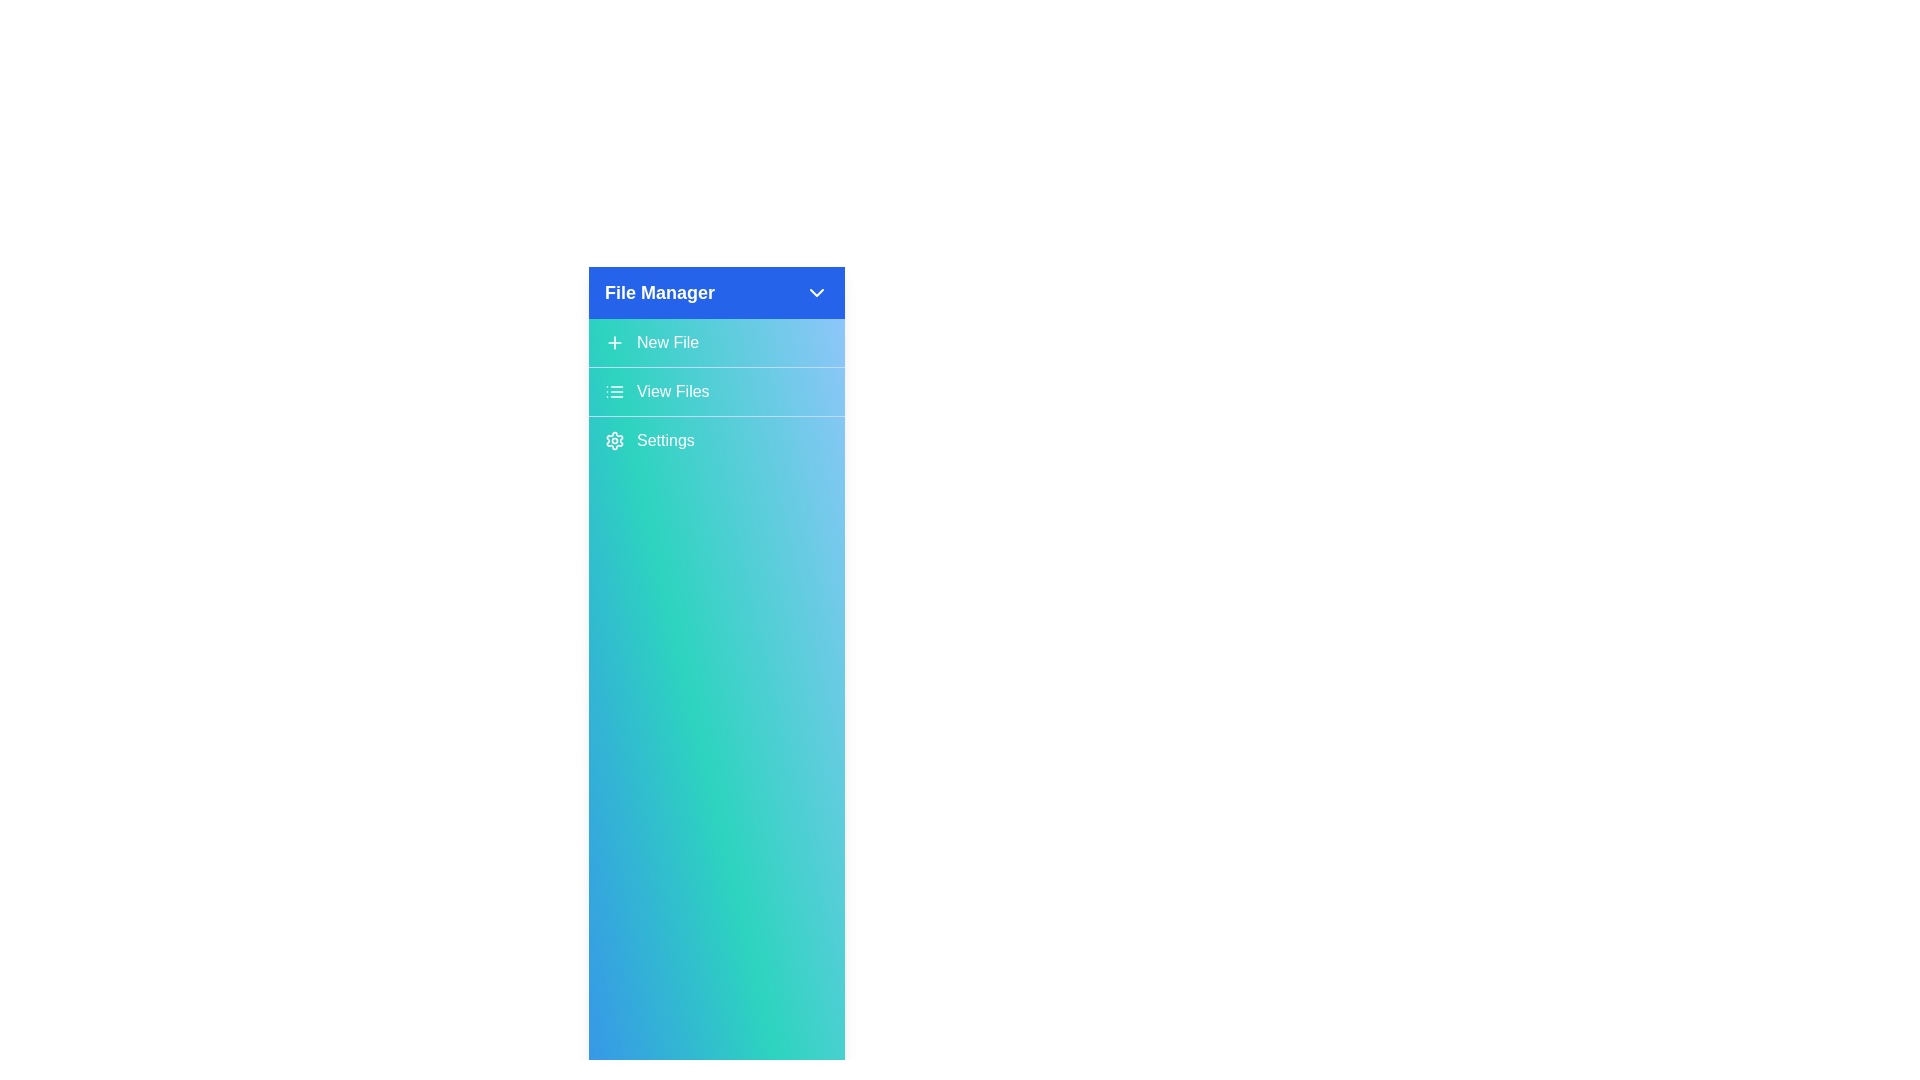 The image size is (1920, 1080). I want to click on the 'New File' button to create a new file, so click(716, 342).